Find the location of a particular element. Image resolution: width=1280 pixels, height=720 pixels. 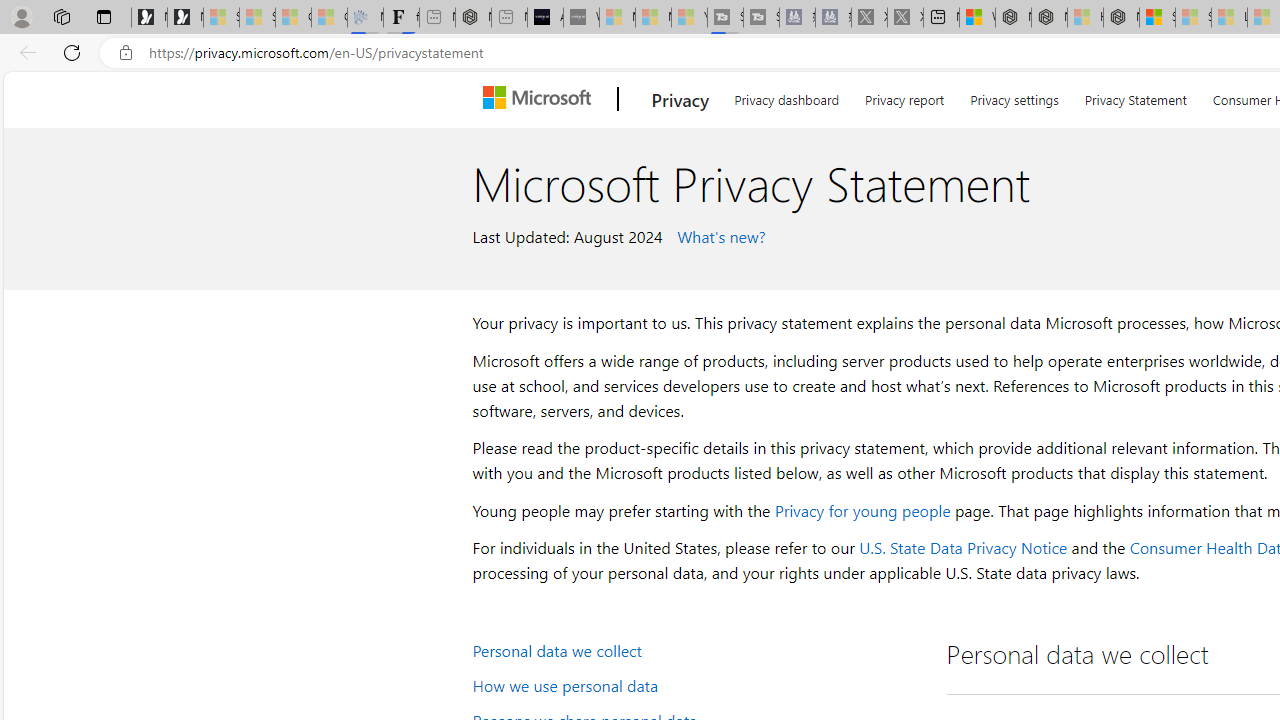

' What' is located at coordinates (718, 234).